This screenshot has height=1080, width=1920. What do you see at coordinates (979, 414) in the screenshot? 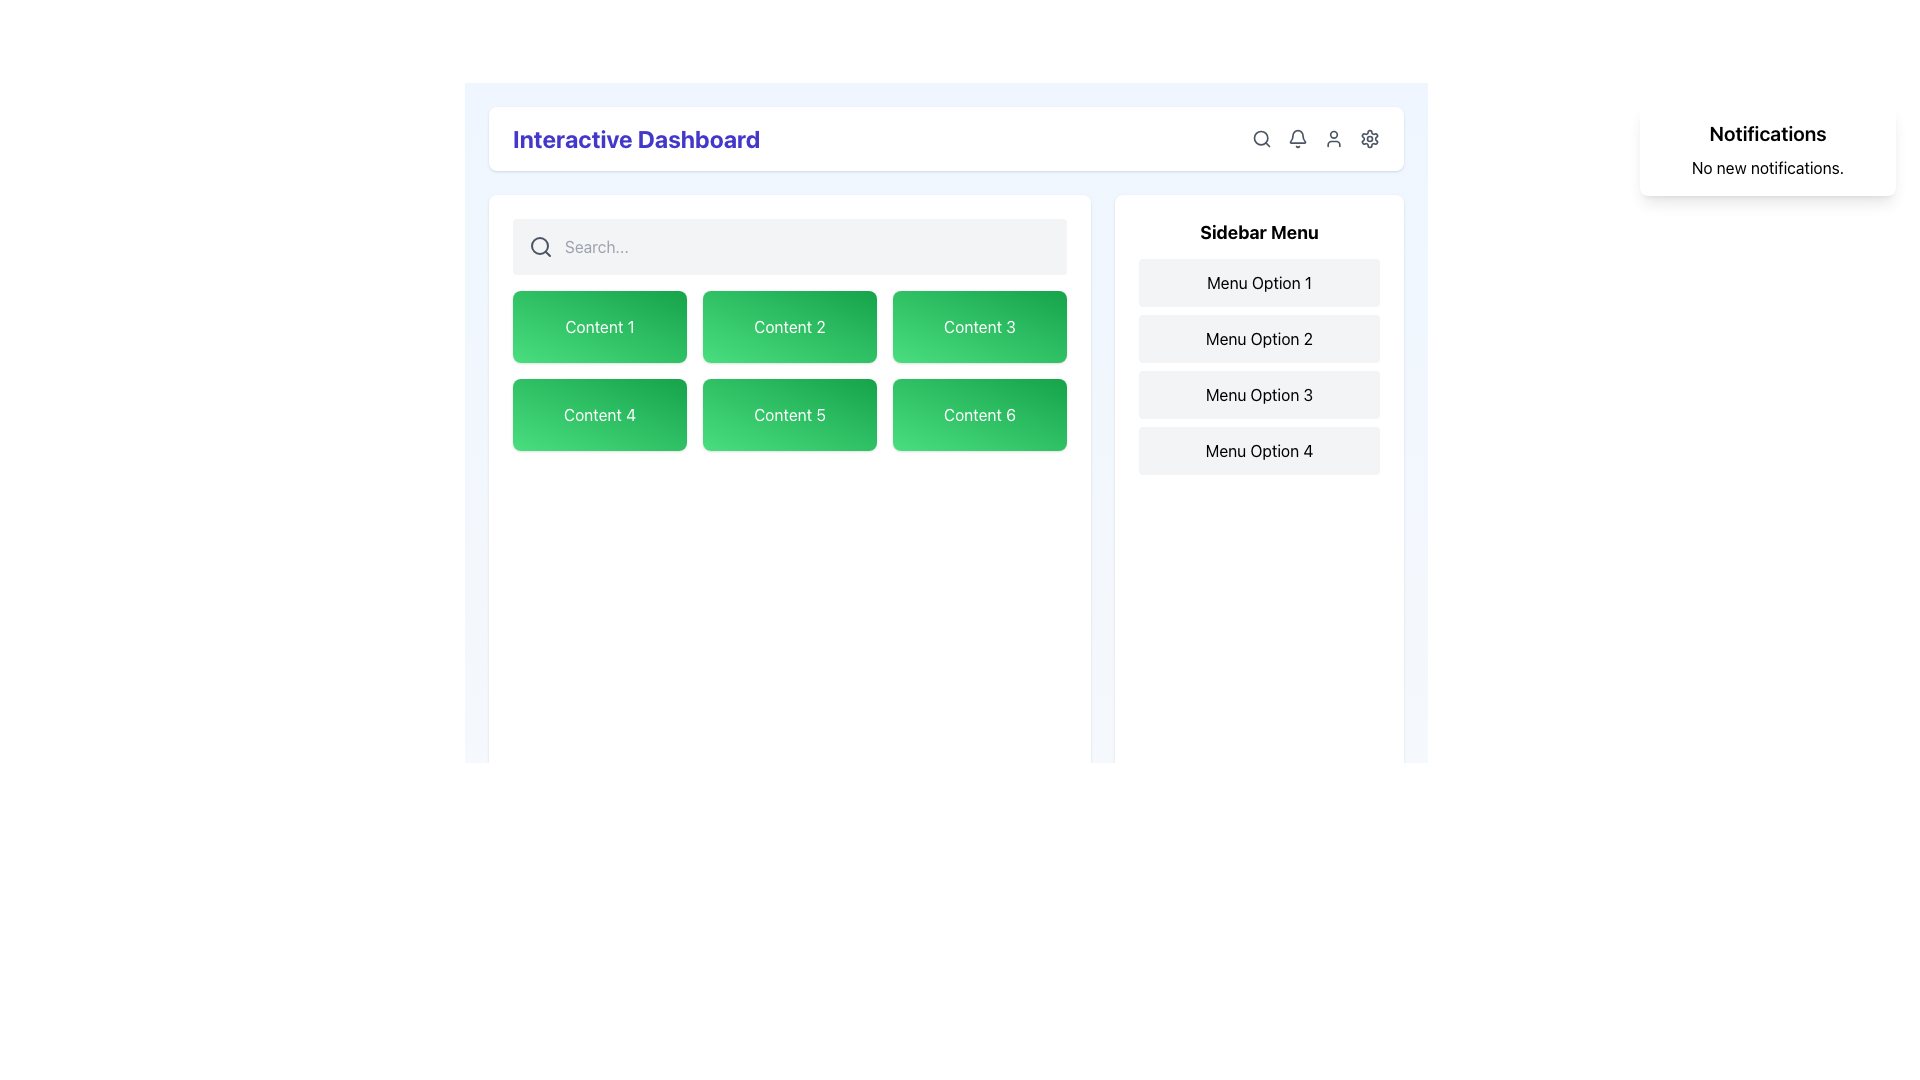
I see `the button representing 'Content 6' to trigger hover effects` at bounding box center [979, 414].